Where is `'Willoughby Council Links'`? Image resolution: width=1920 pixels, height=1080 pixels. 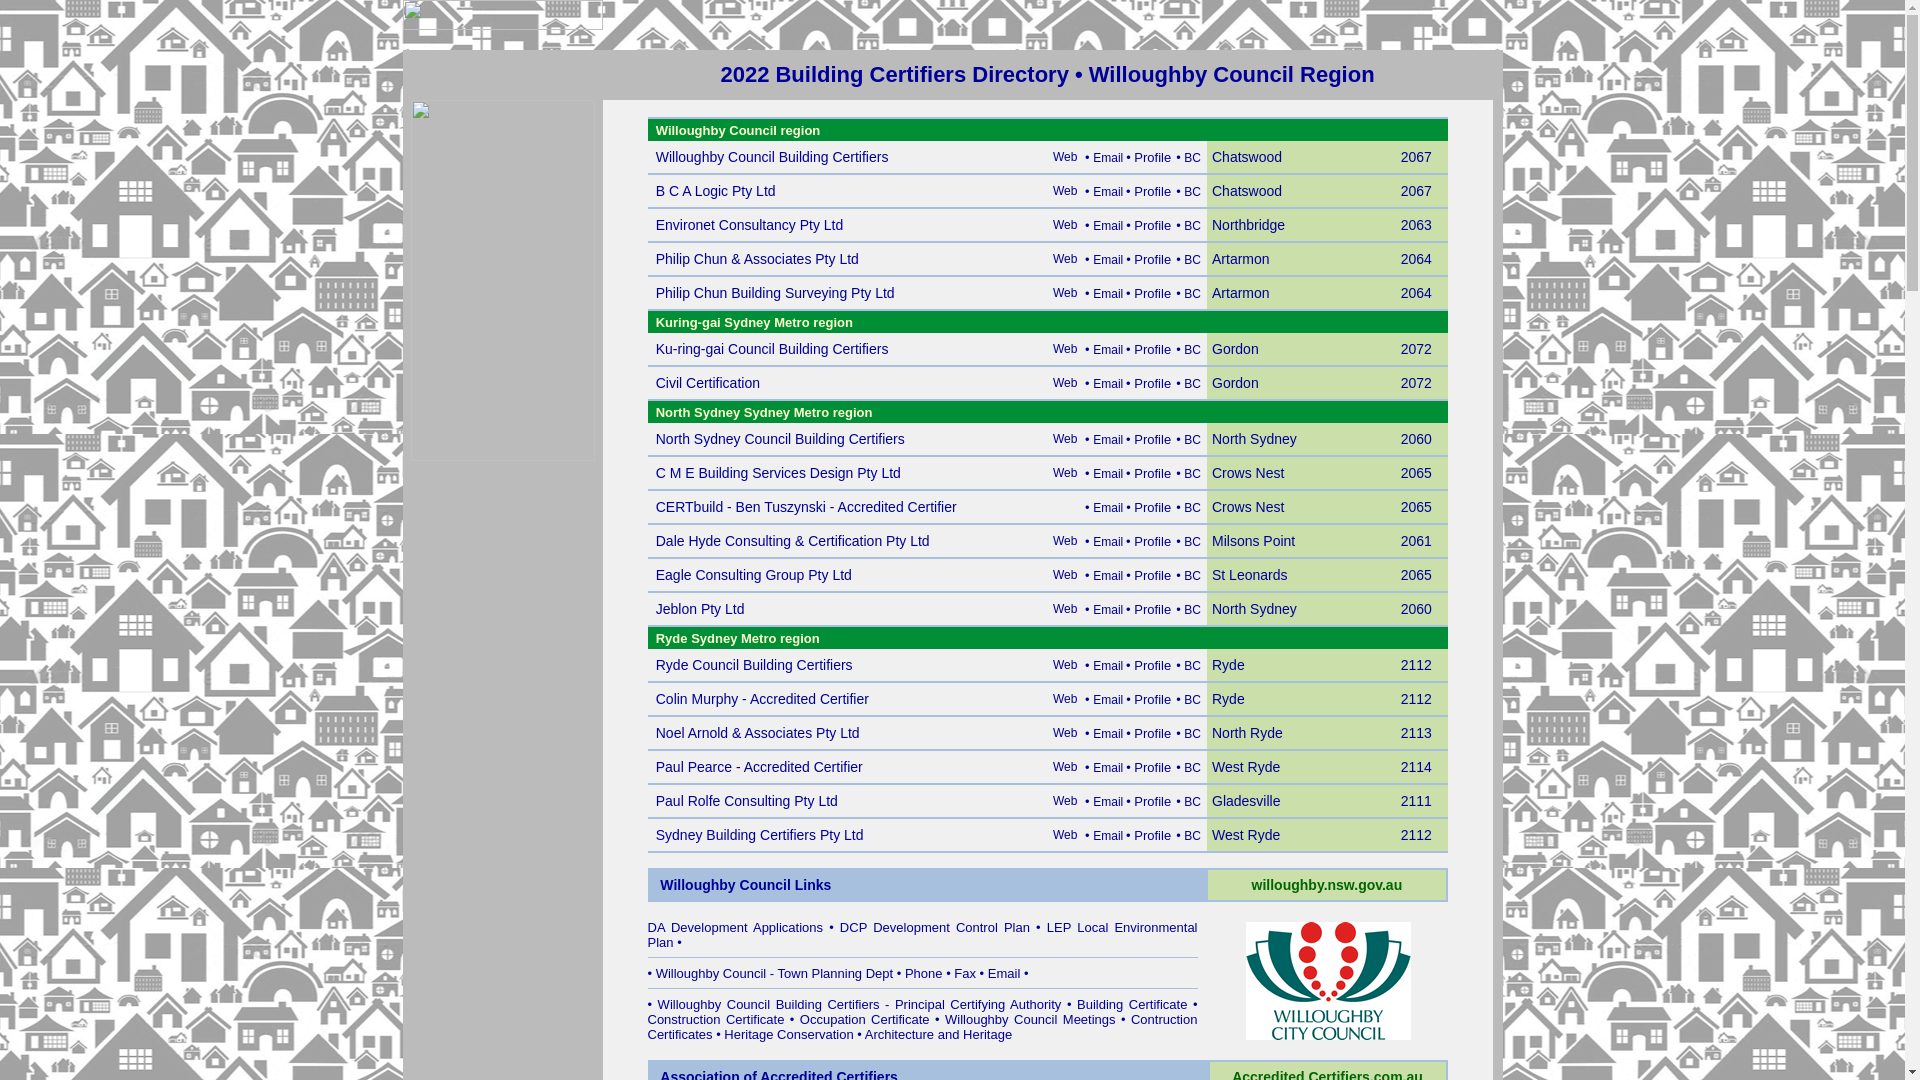 'Willoughby Council Links' is located at coordinates (744, 883).